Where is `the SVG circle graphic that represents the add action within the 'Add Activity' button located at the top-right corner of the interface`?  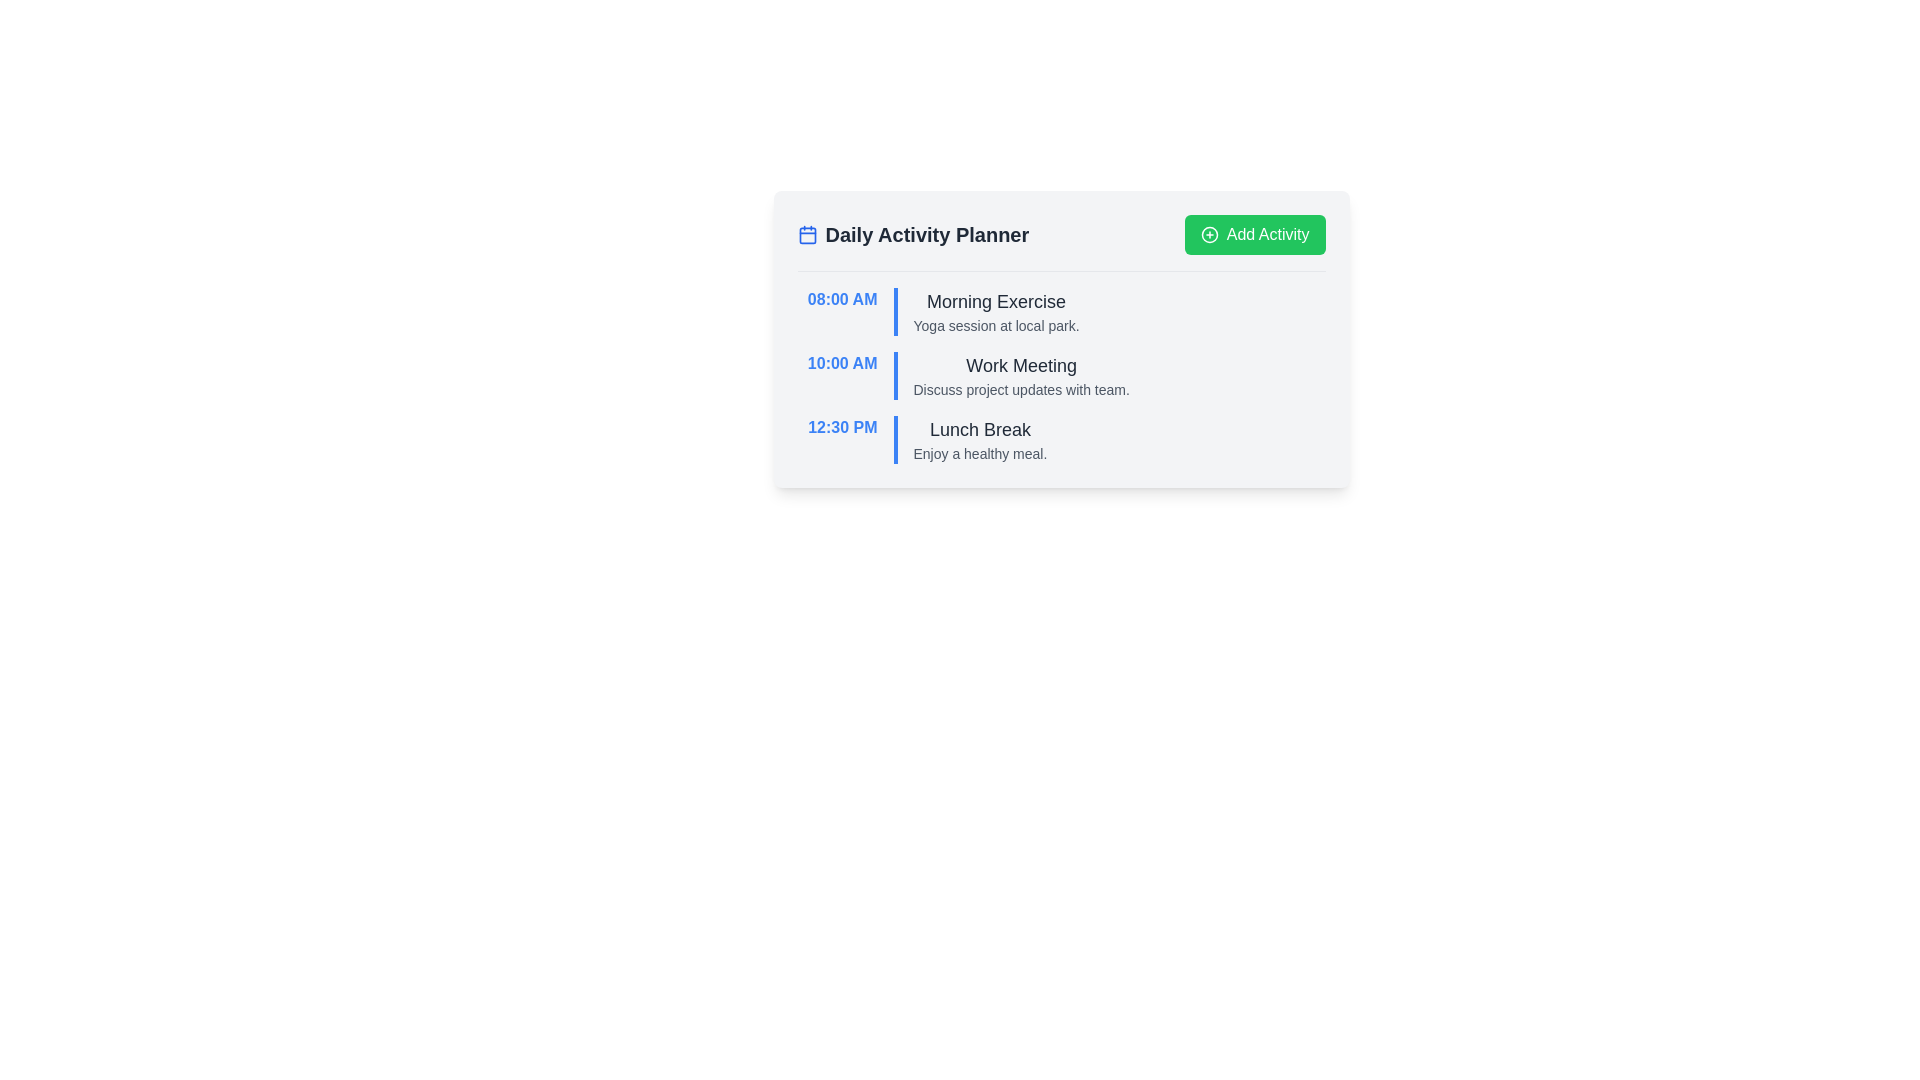 the SVG circle graphic that represents the add action within the 'Add Activity' button located at the top-right corner of the interface is located at coordinates (1208, 234).